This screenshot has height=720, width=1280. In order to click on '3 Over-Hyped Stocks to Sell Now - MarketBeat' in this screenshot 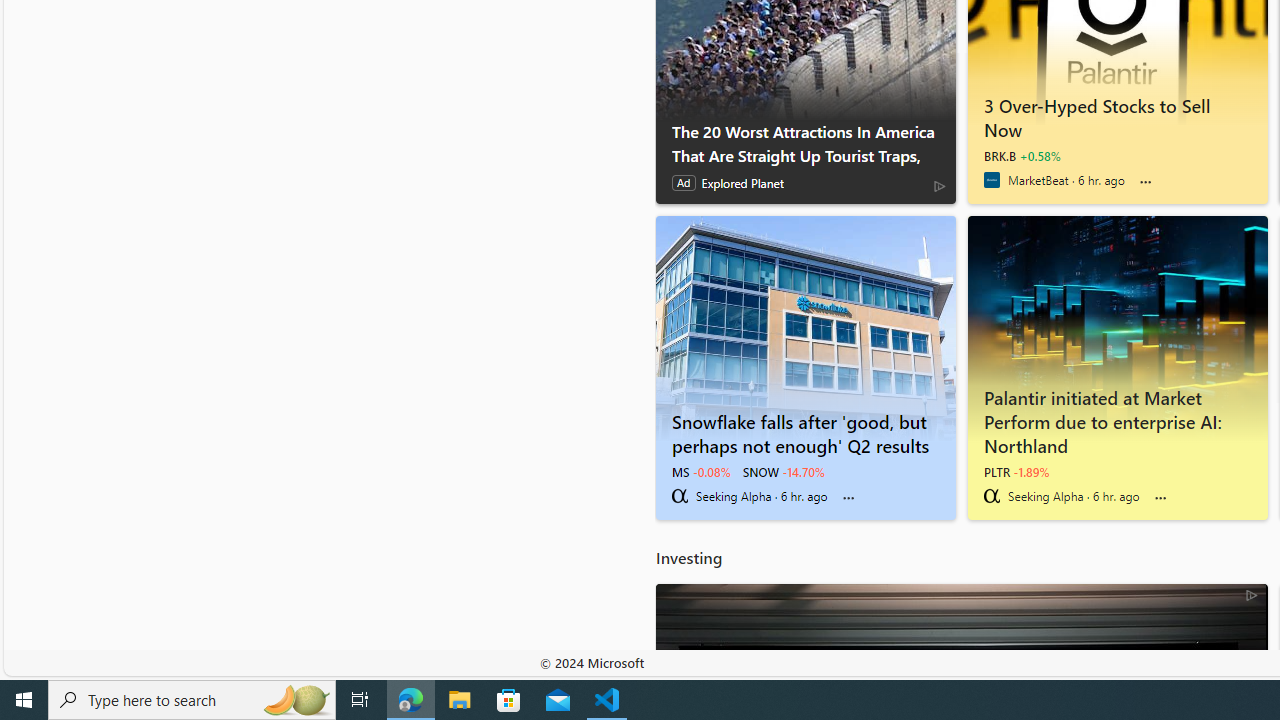, I will do `click(1116, 114)`.